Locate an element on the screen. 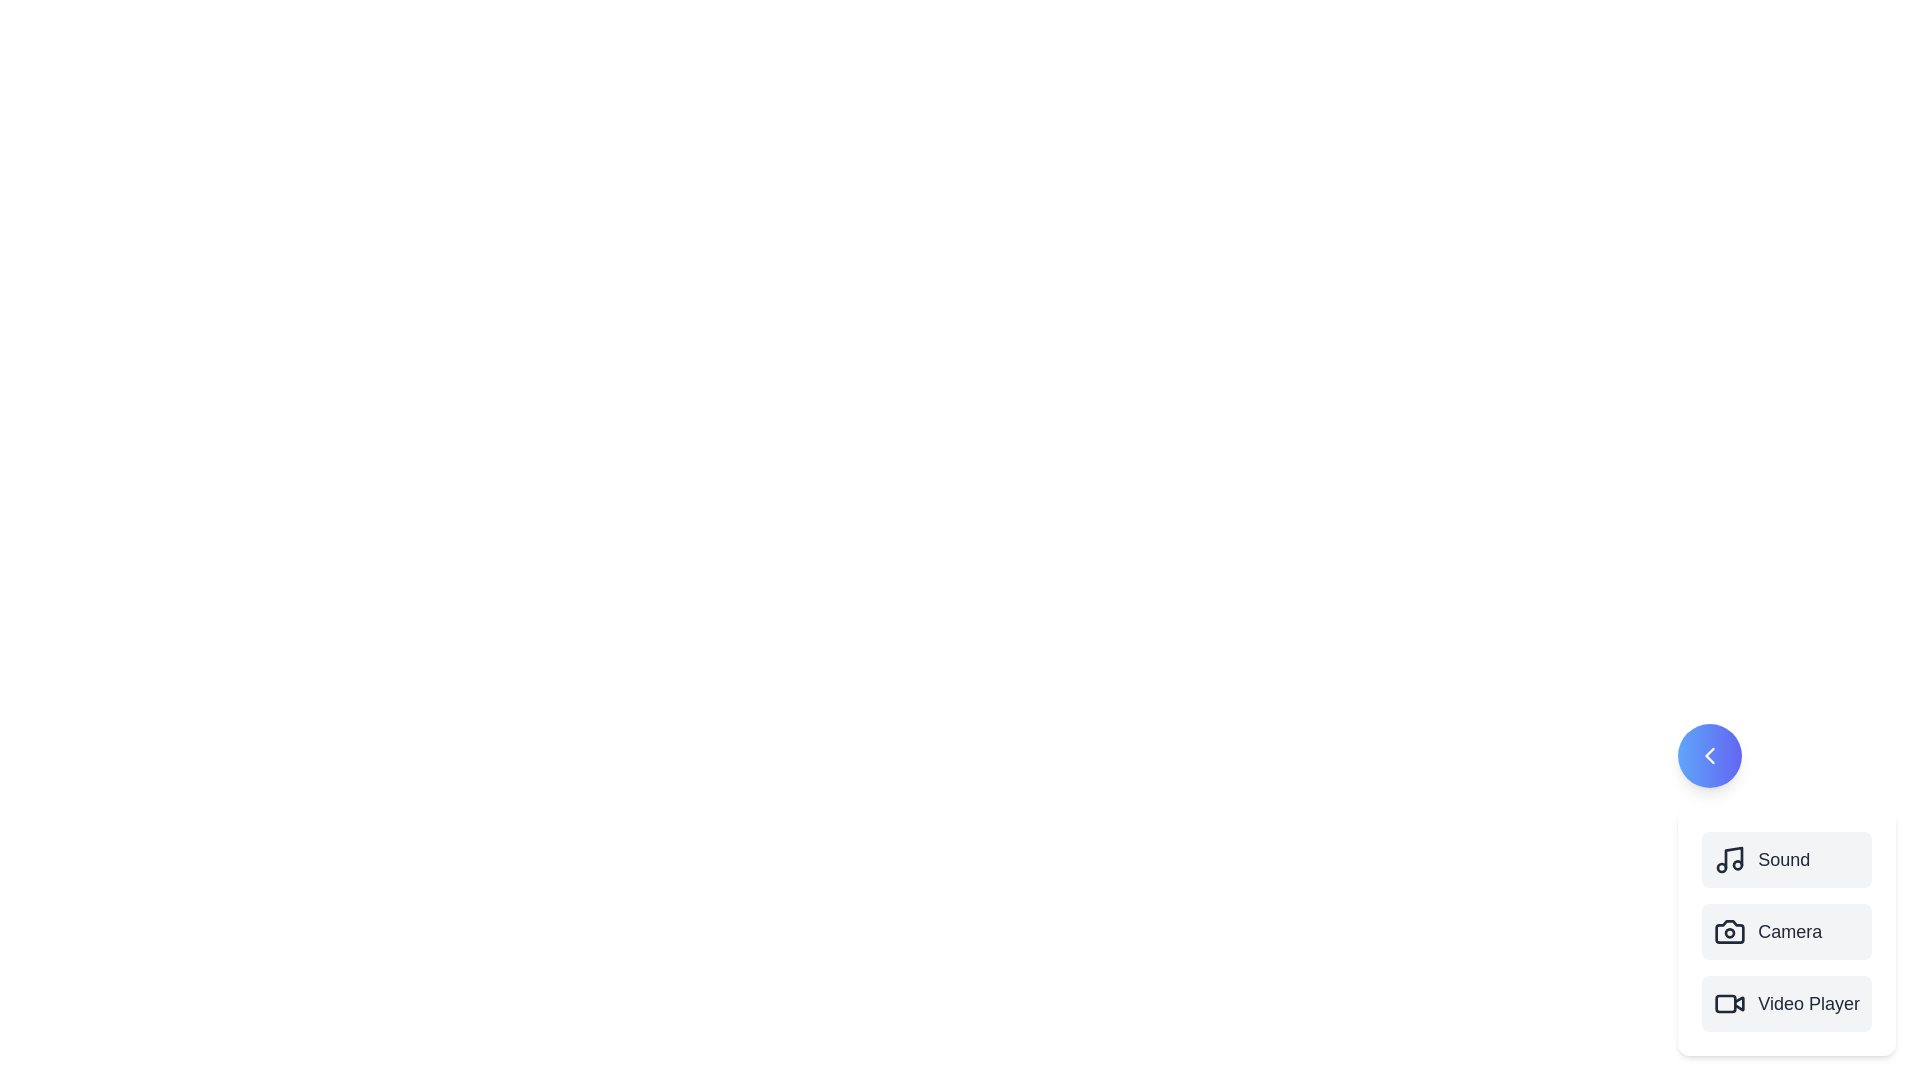 The width and height of the screenshot is (1920, 1080). circular button to toggle the visibility of the multimedia options menu is located at coordinates (1709, 756).